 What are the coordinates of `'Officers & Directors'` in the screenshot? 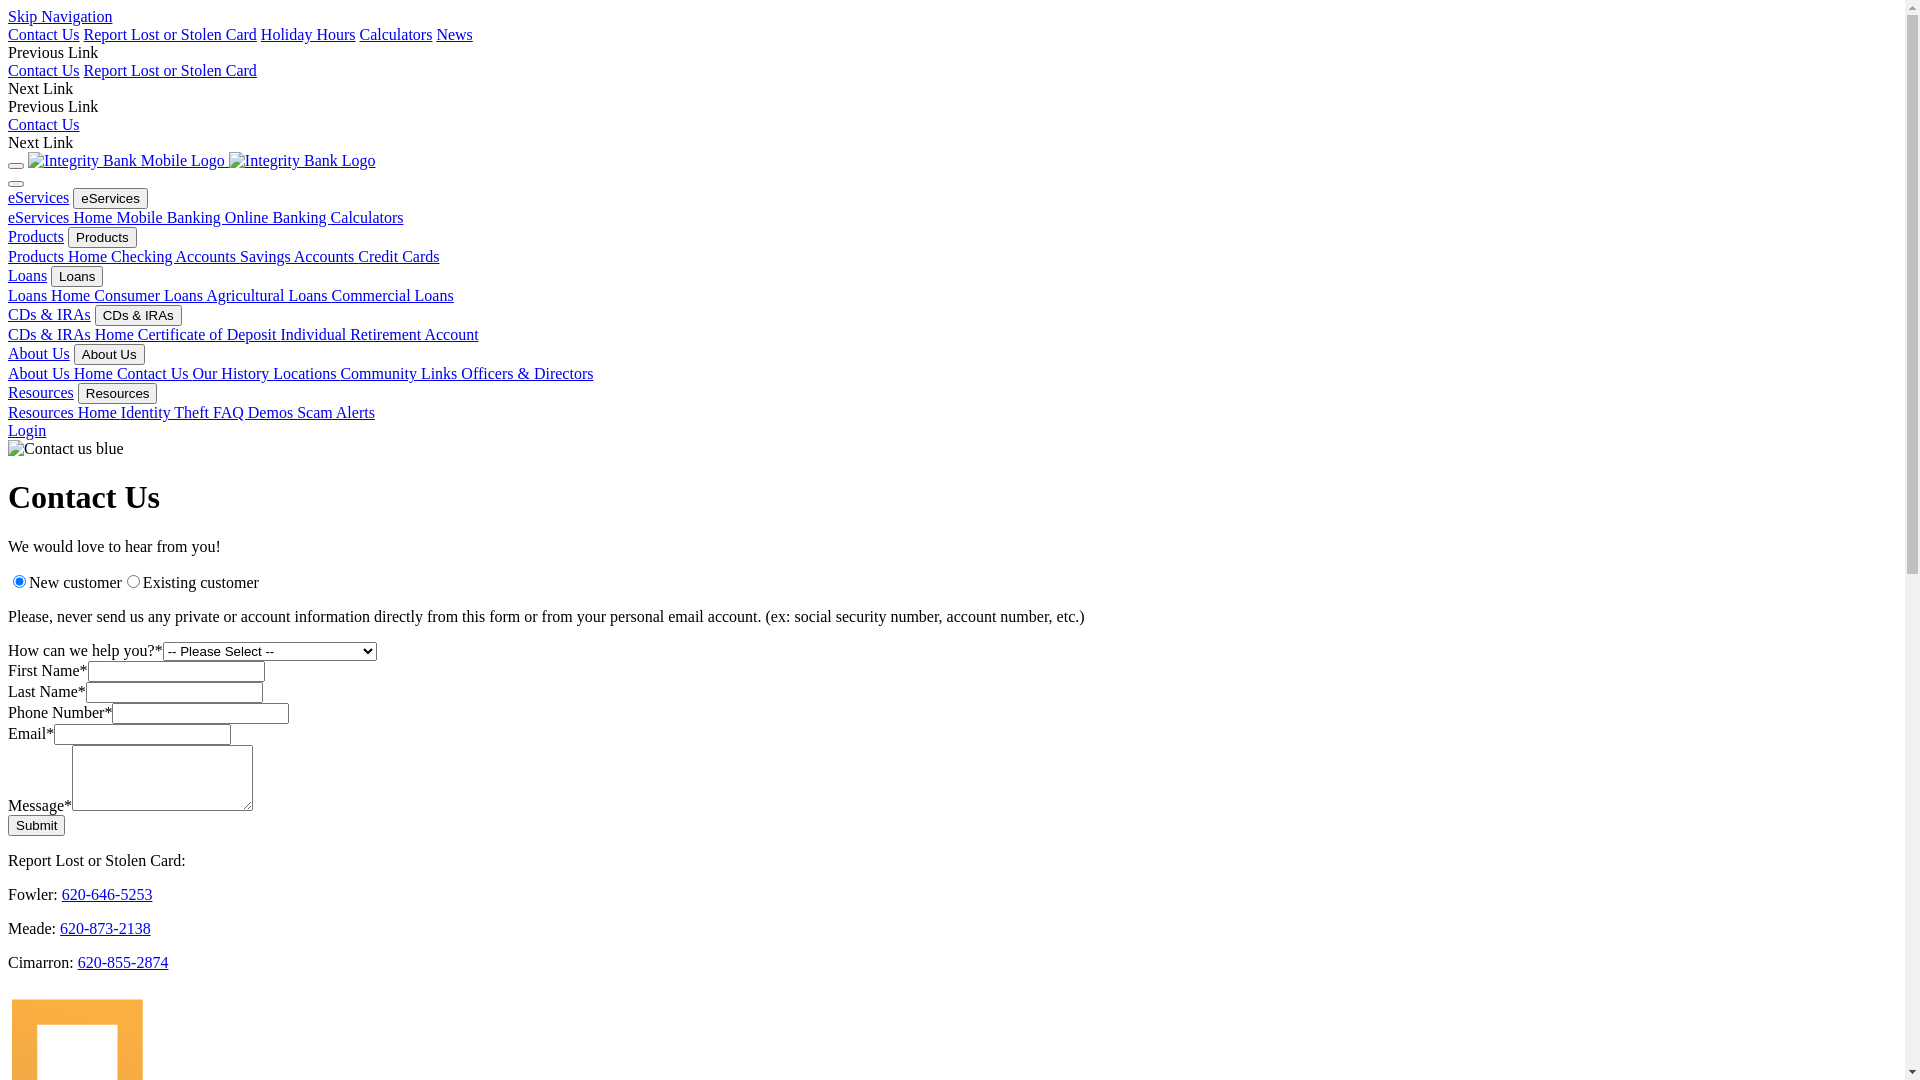 It's located at (527, 373).